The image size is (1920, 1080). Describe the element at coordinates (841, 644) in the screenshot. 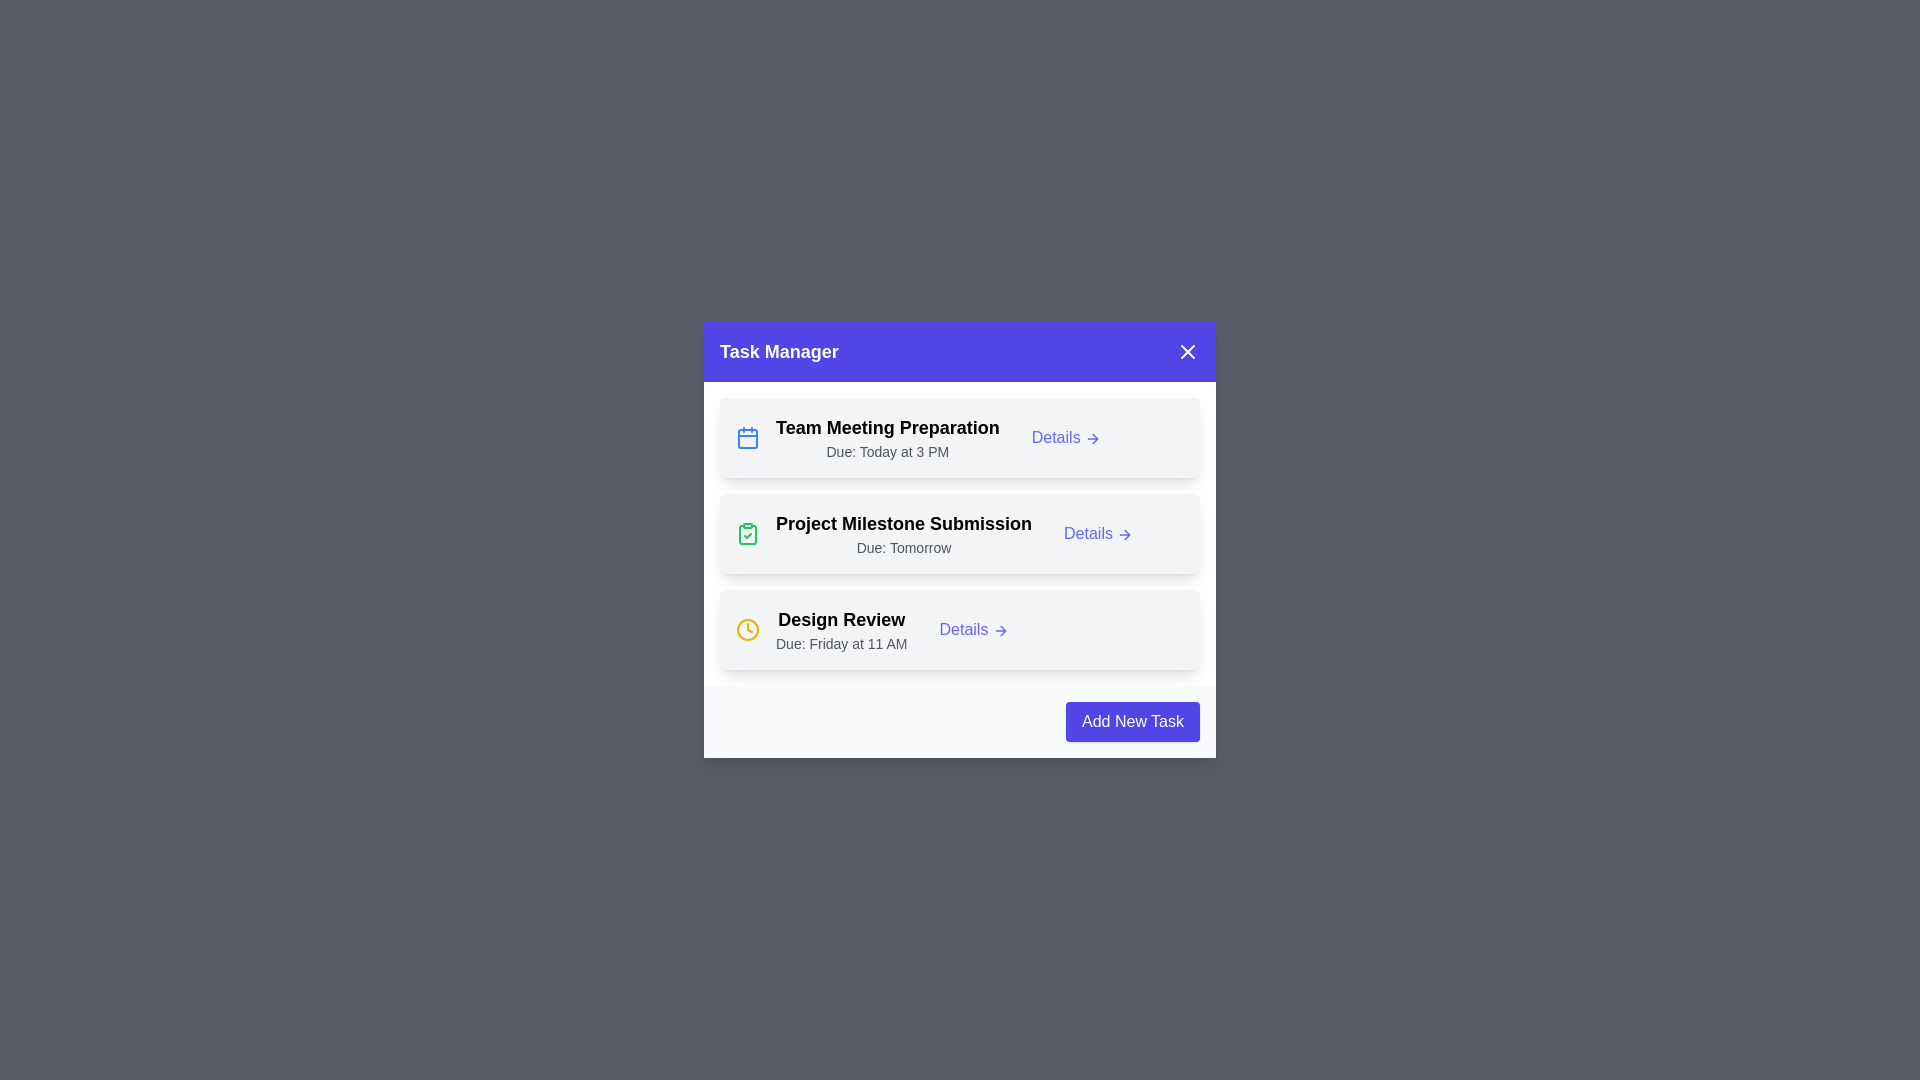

I see `the text element displaying 'Due: Friday at 11 AM', which is aligned below the title 'Design Review' in the main panel` at that location.